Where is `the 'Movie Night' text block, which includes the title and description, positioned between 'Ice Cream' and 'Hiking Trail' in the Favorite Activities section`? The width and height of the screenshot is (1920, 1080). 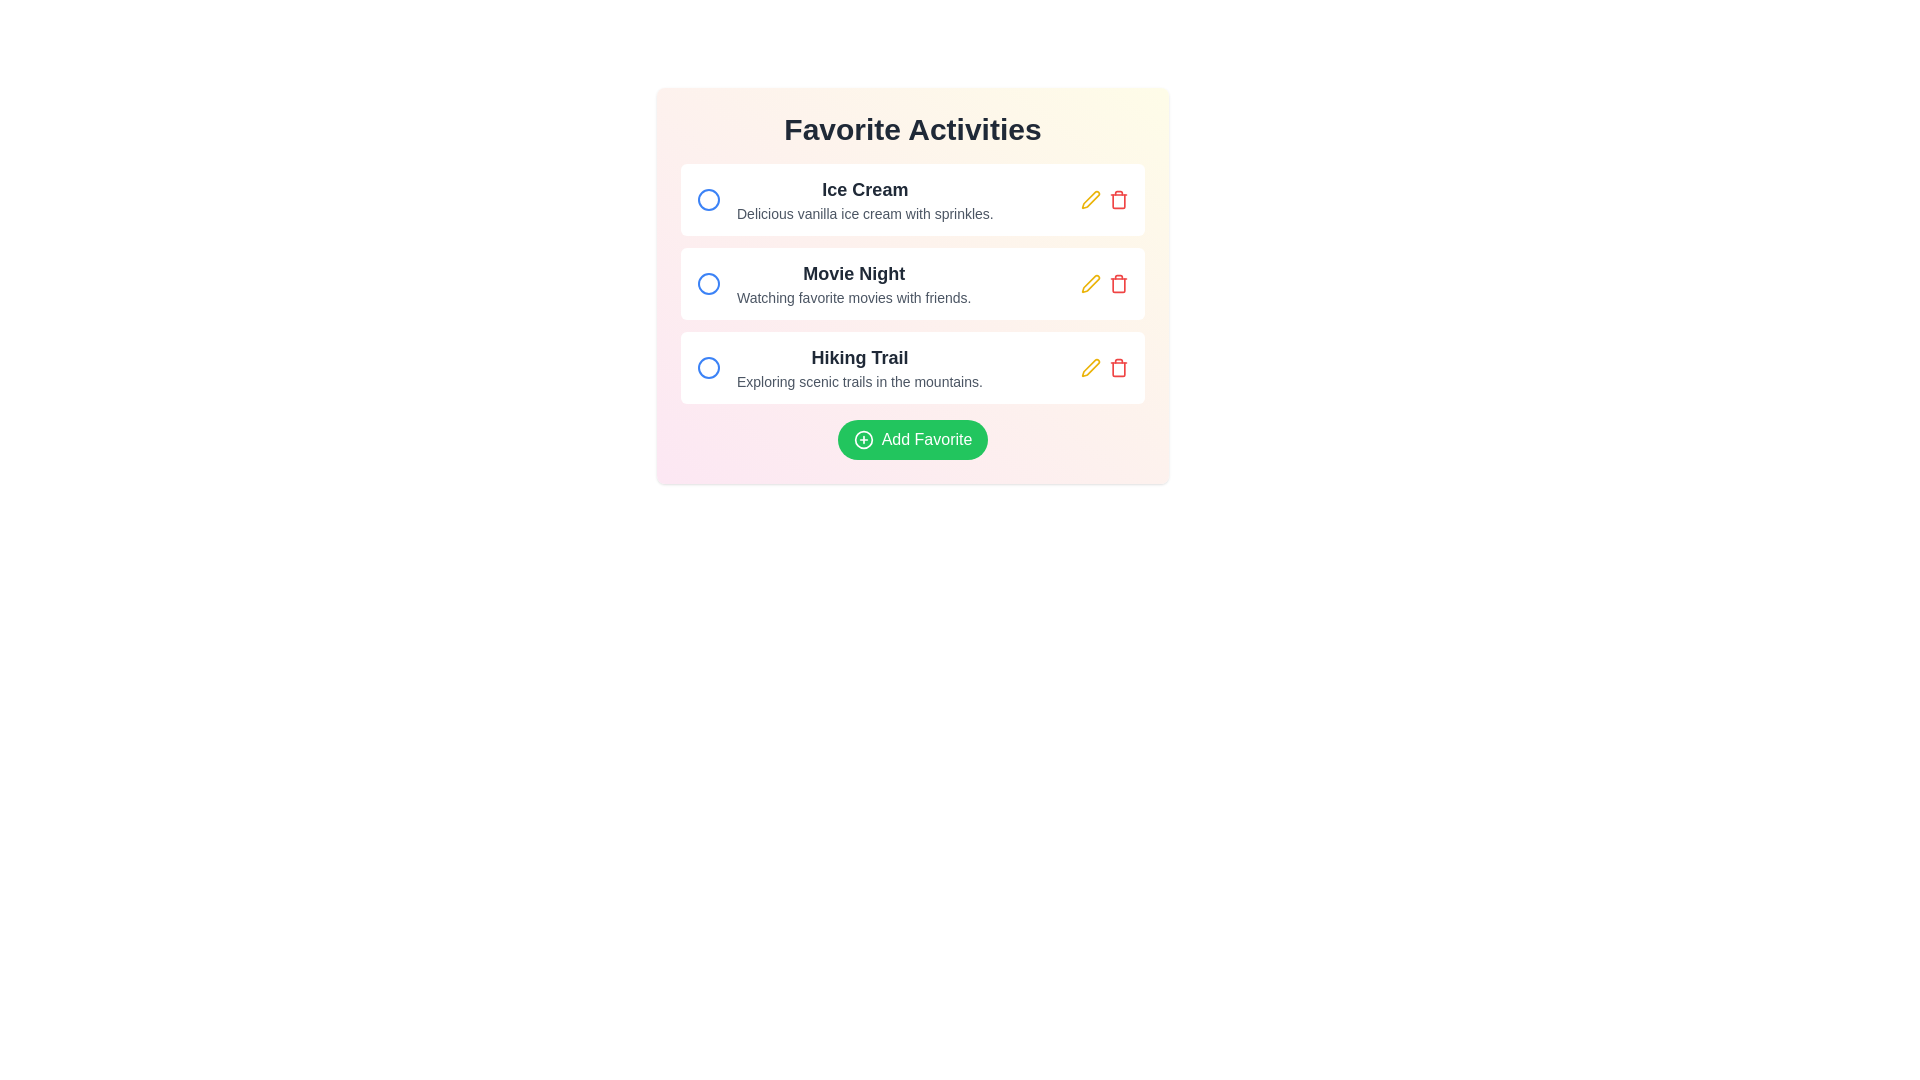
the 'Movie Night' text block, which includes the title and description, positioned between 'Ice Cream' and 'Hiking Trail' in the Favorite Activities section is located at coordinates (854, 284).